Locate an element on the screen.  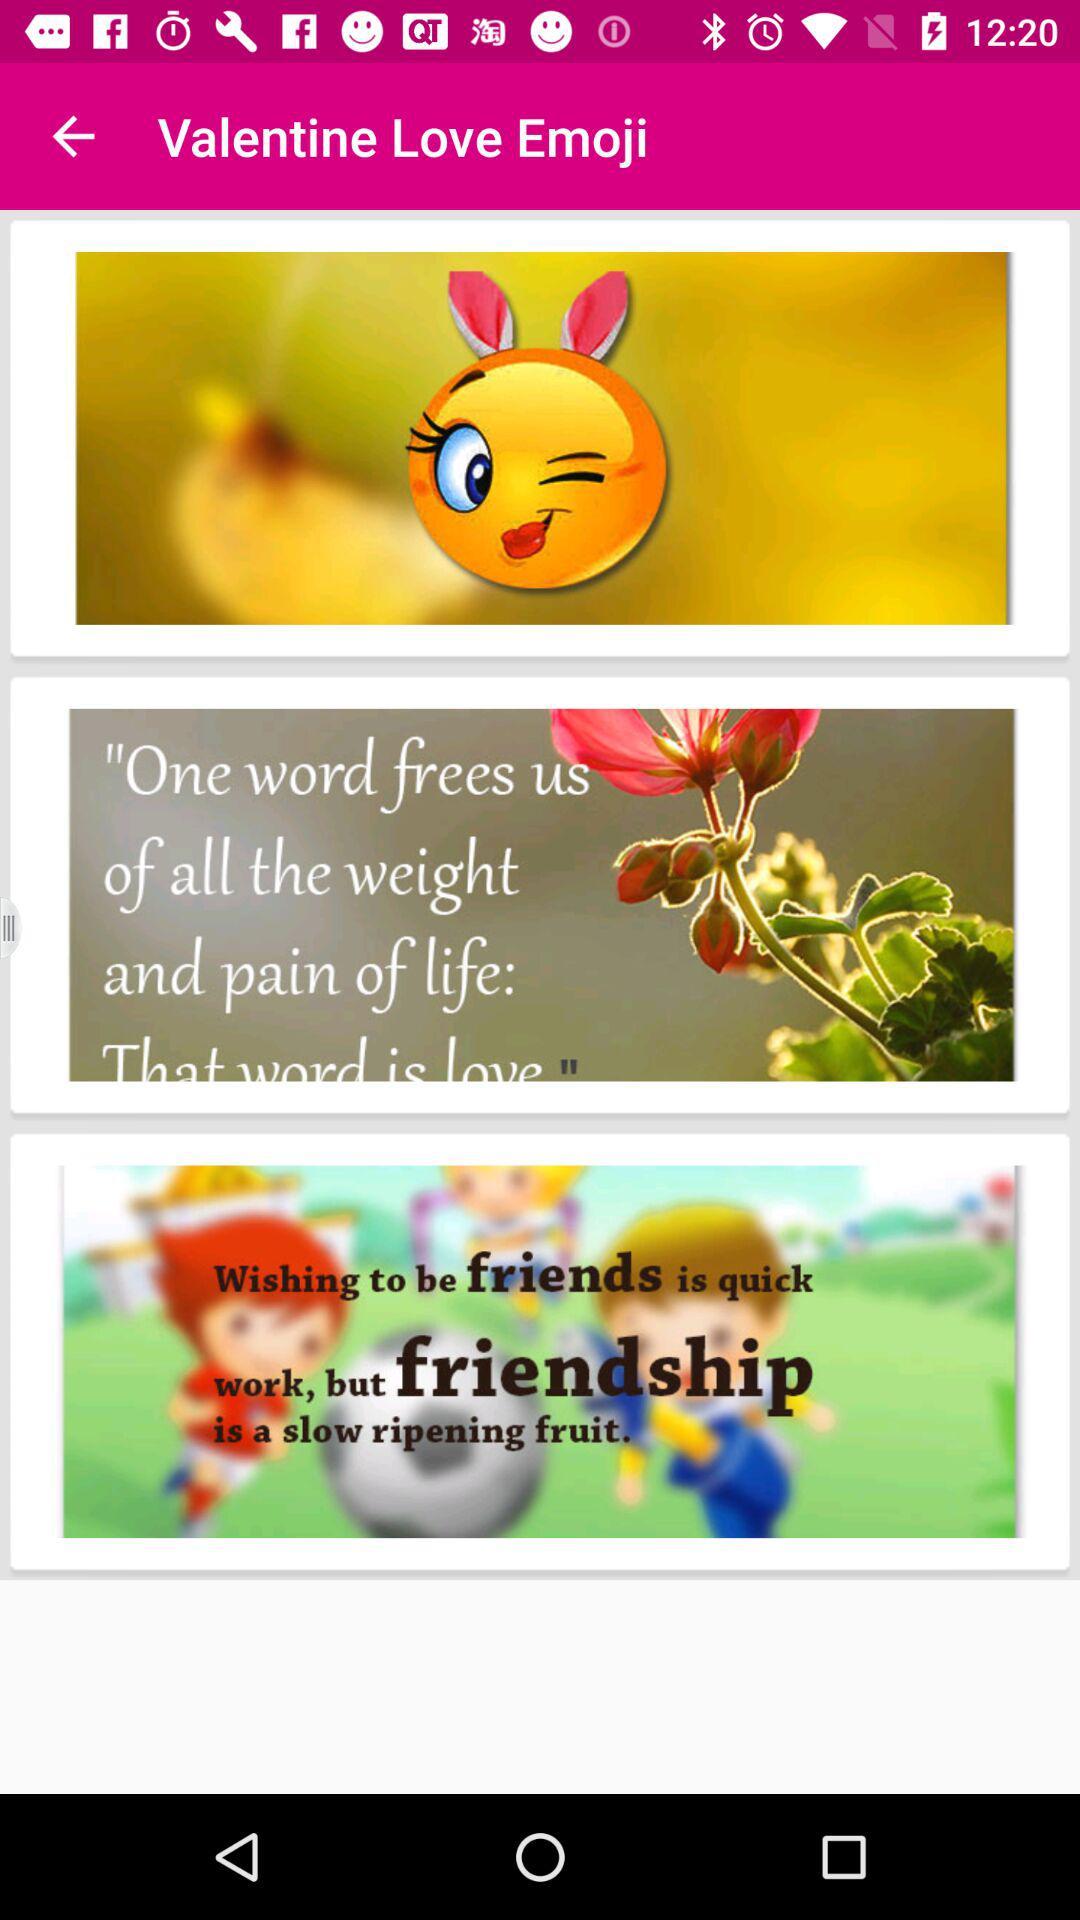
the item to the left of the valentine love emoji is located at coordinates (72, 135).